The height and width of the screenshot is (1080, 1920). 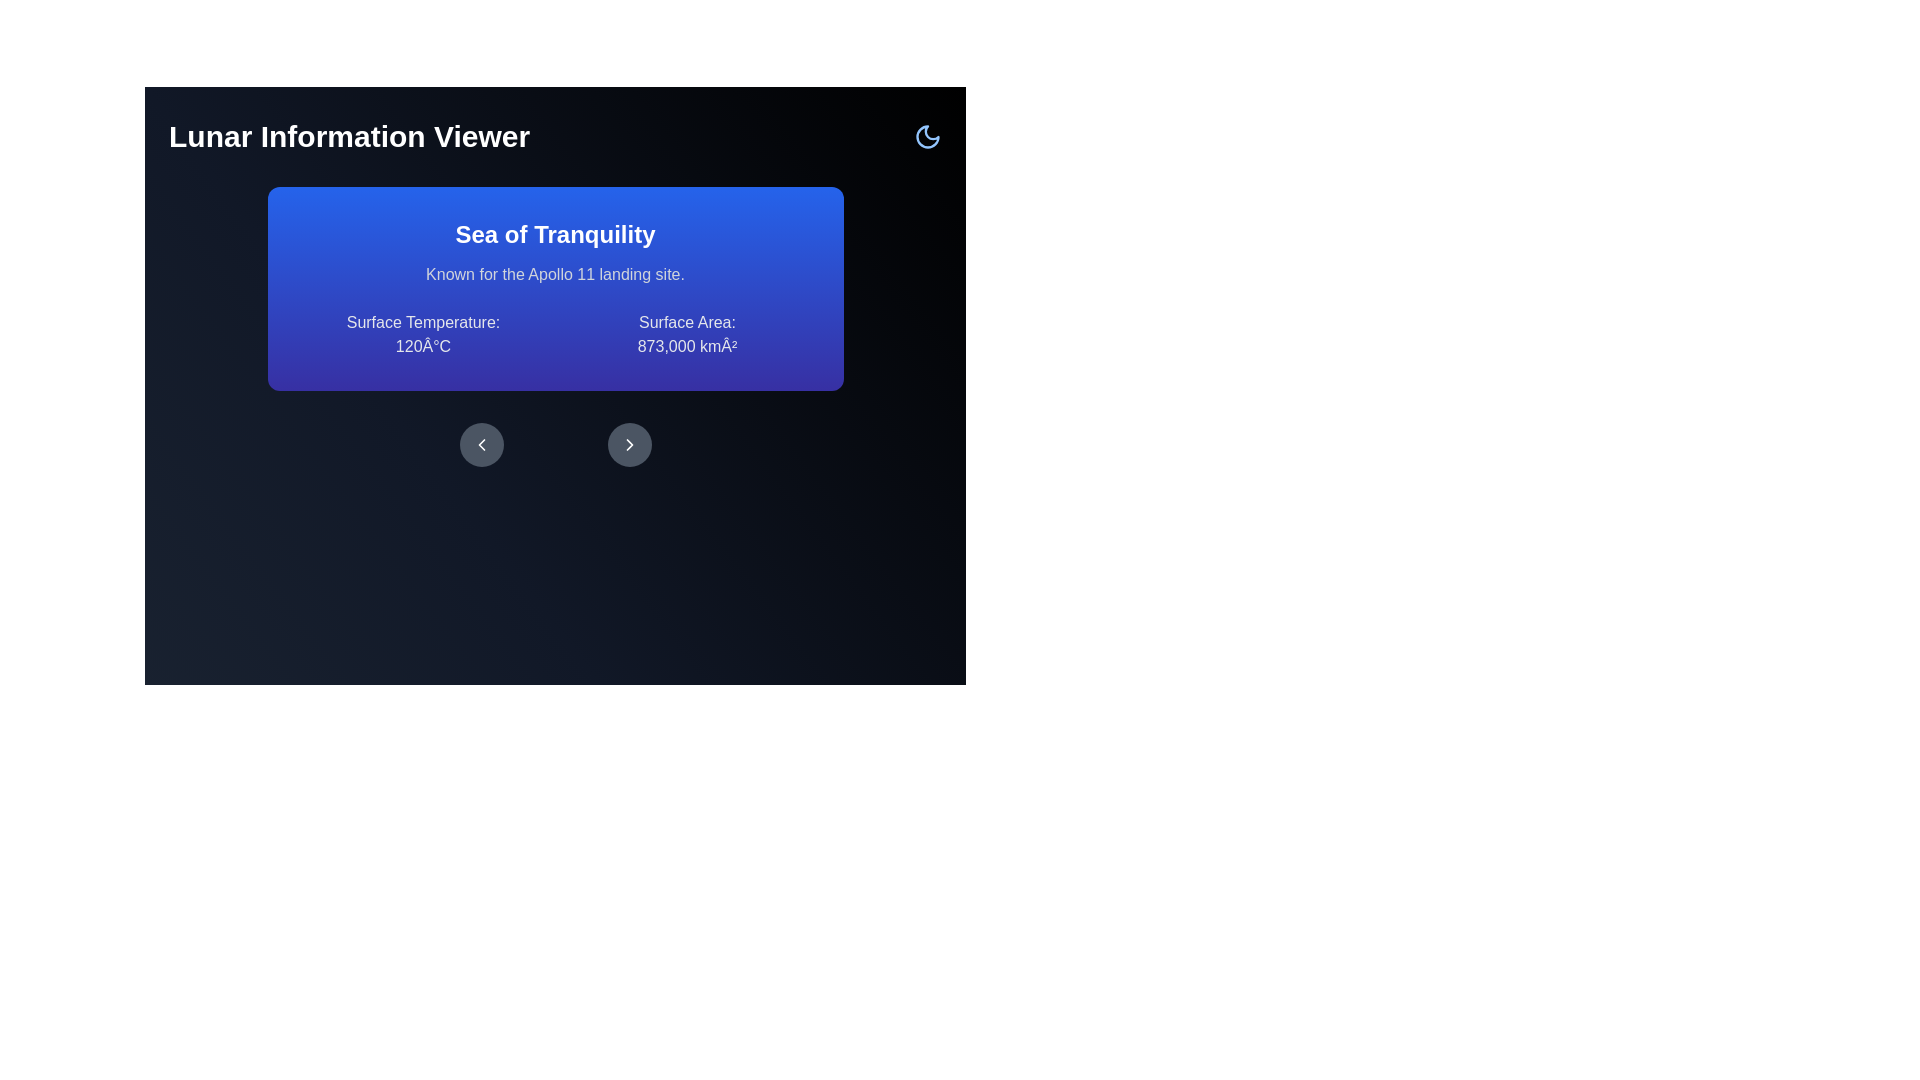 What do you see at coordinates (422, 321) in the screenshot?
I see `text content of the label located at the top-left corner of the blue panel titled 'Sea of Tranquility', which describes the numerical data '120°C'` at bounding box center [422, 321].